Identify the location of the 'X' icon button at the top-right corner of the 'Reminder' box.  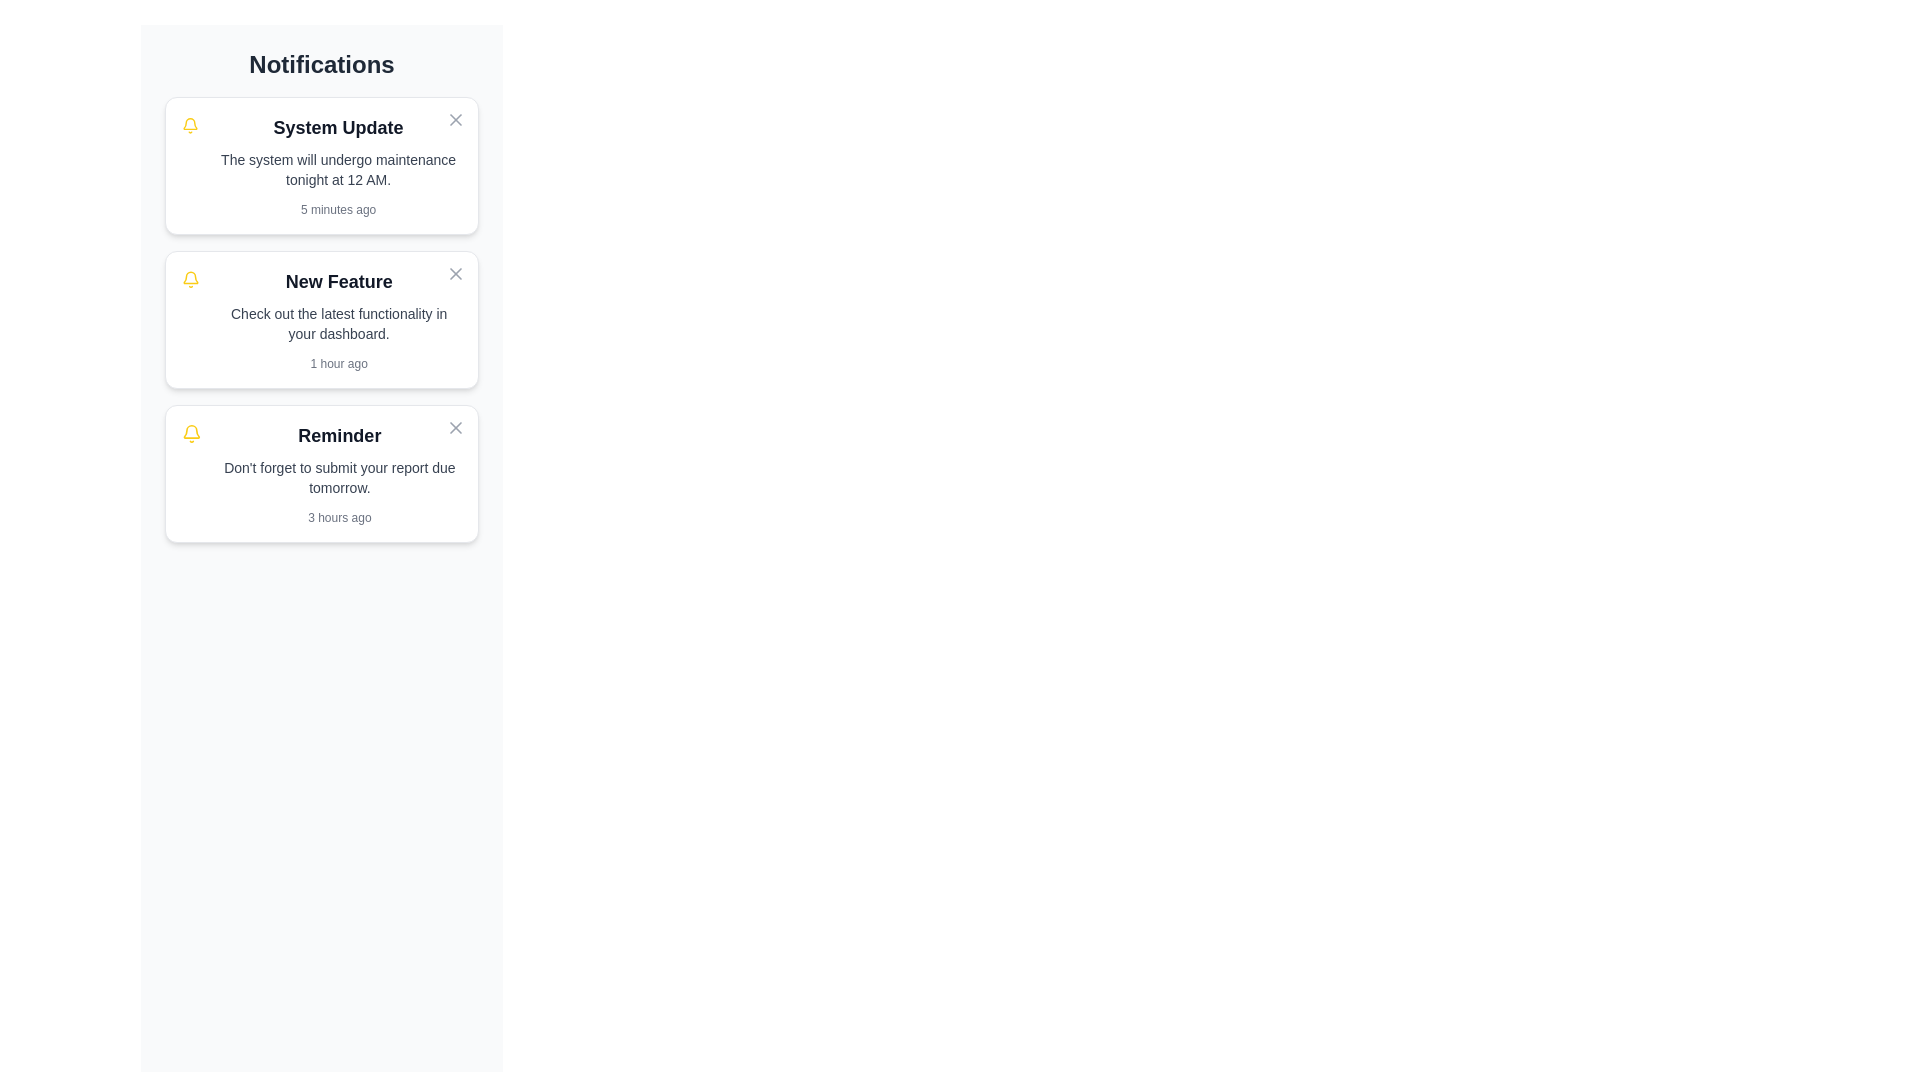
(455, 427).